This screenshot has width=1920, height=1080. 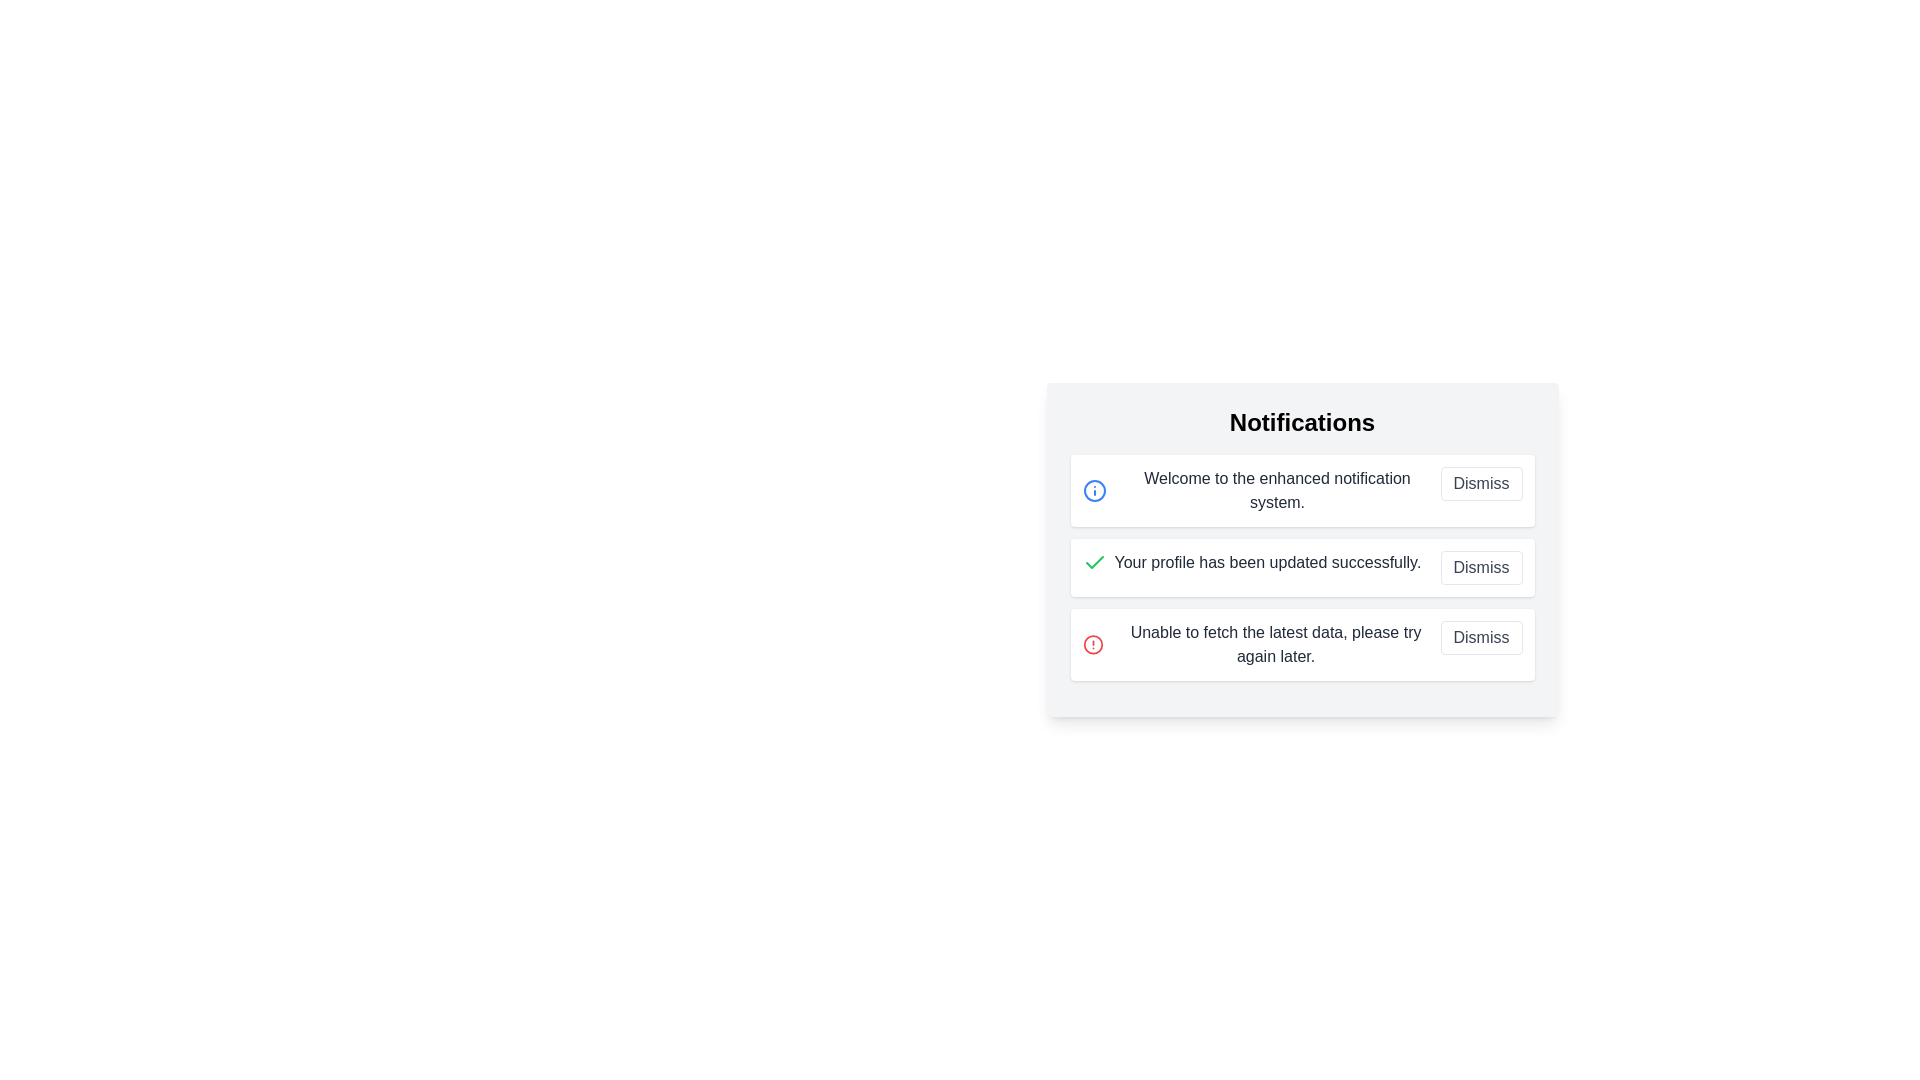 I want to click on the green checkmark icon indicating success, located in the second notification item to the left of the text 'Your profile has been updated successfully.', so click(x=1093, y=562).